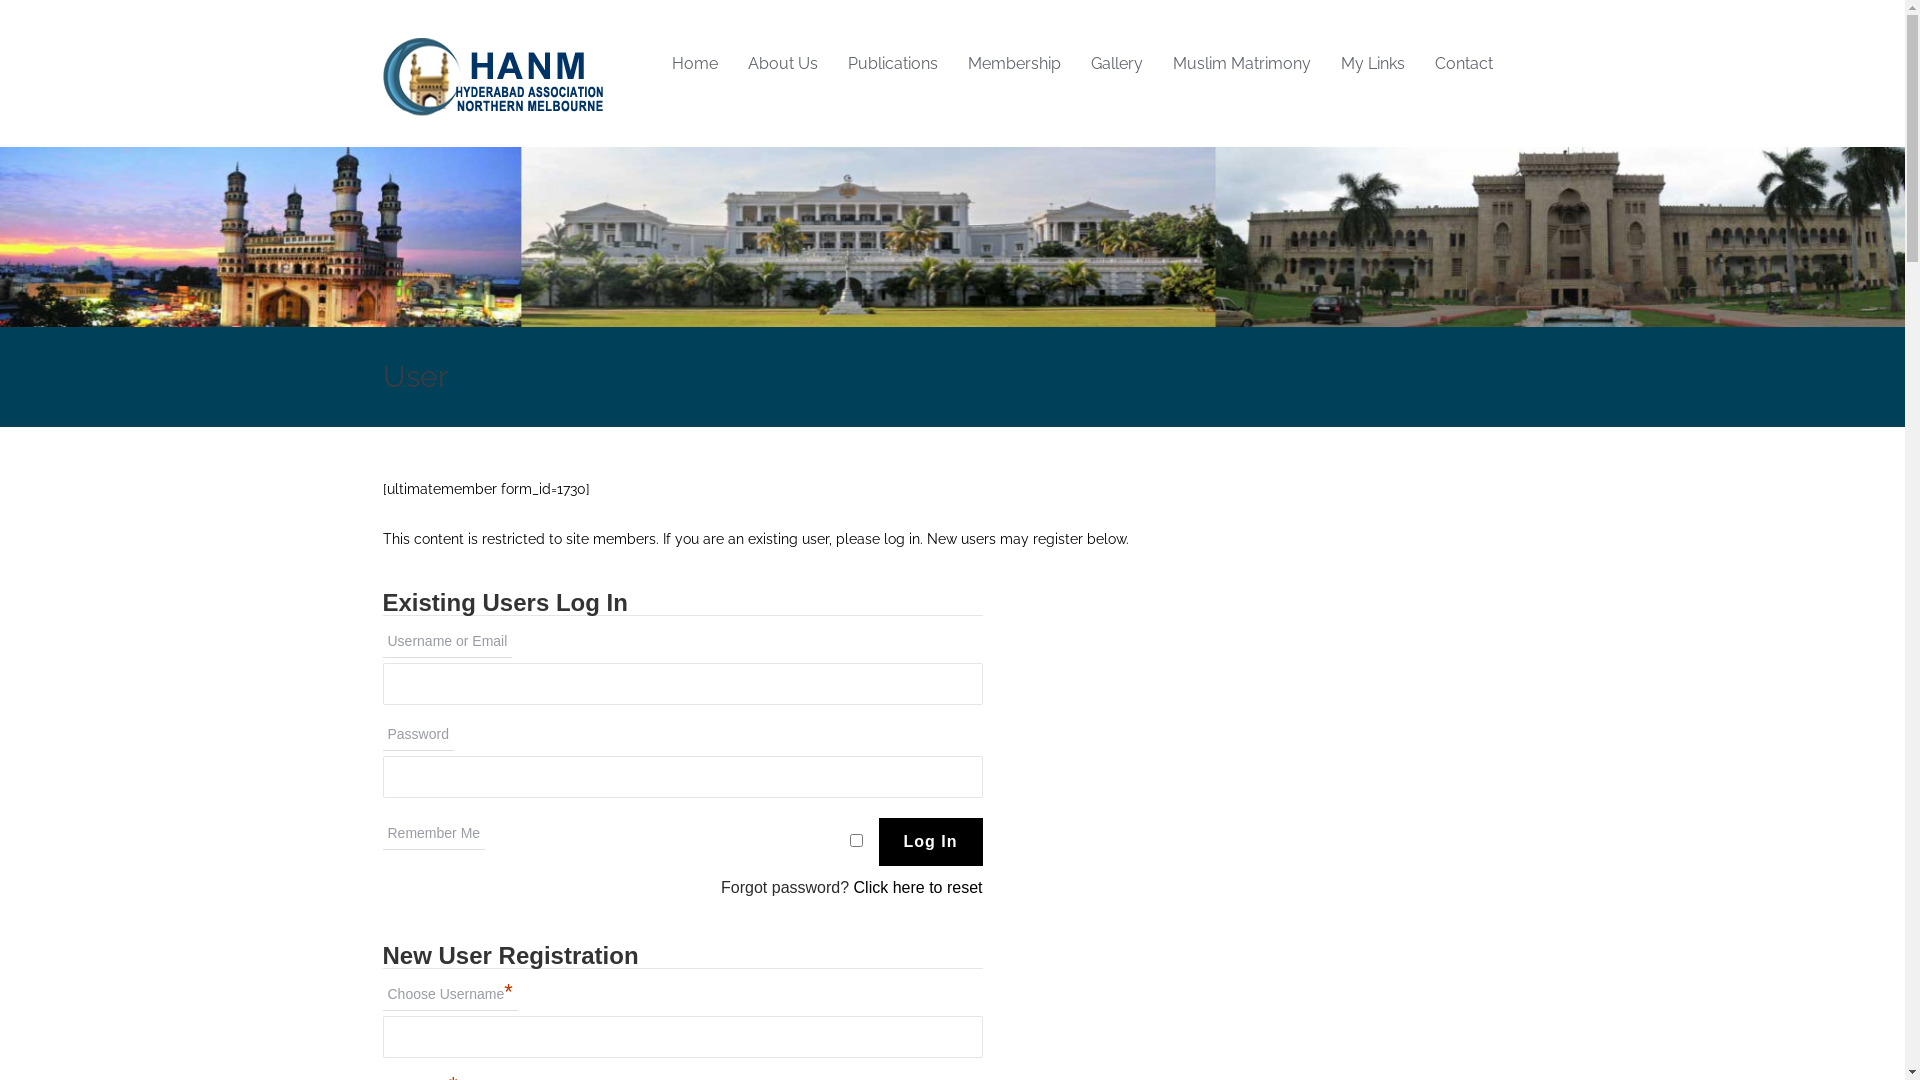 The image size is (1920, 1080). Describe the element at coordinates (854, 886) in the screenshot. I see `'Click here to reset'` at that location.